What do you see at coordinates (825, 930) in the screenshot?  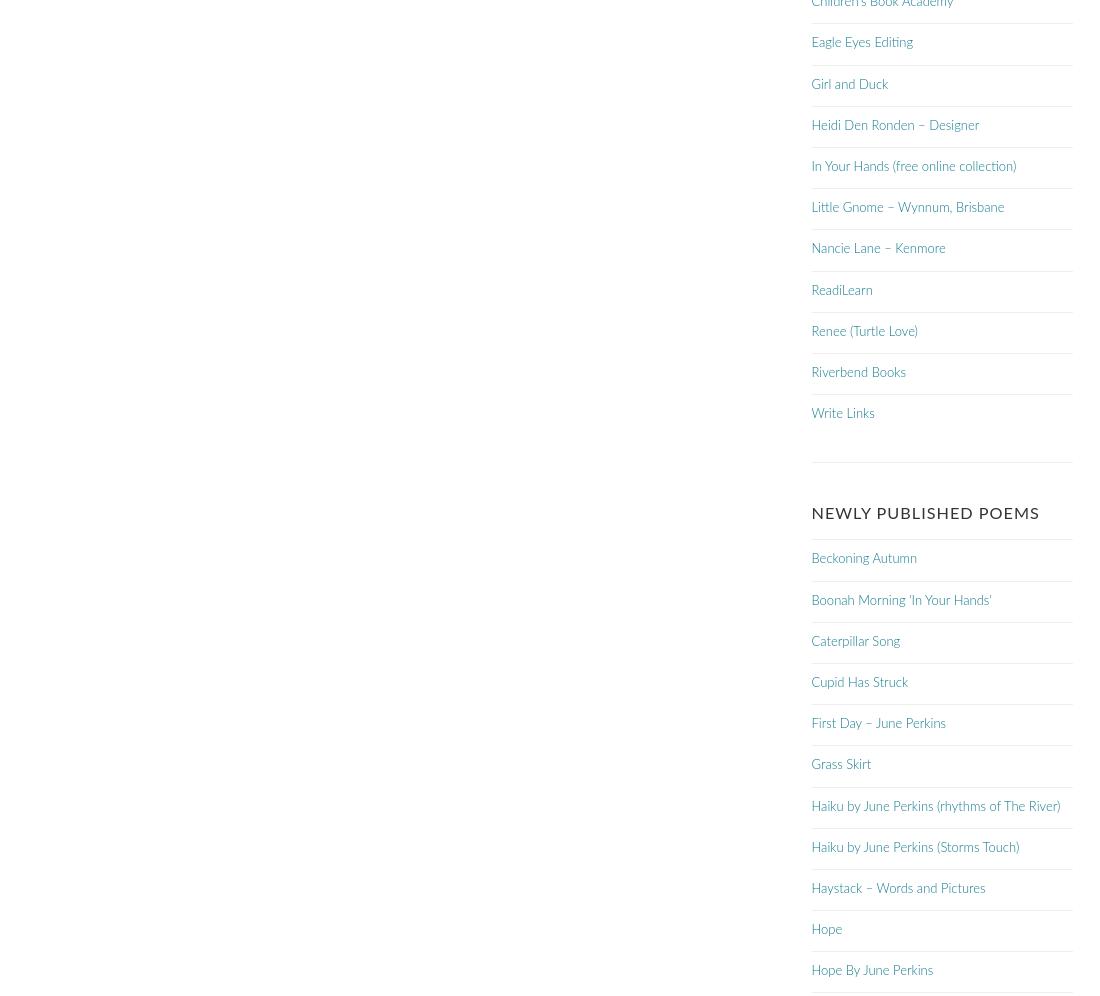 I see `'Hope'` at bounding box center [825, 930].